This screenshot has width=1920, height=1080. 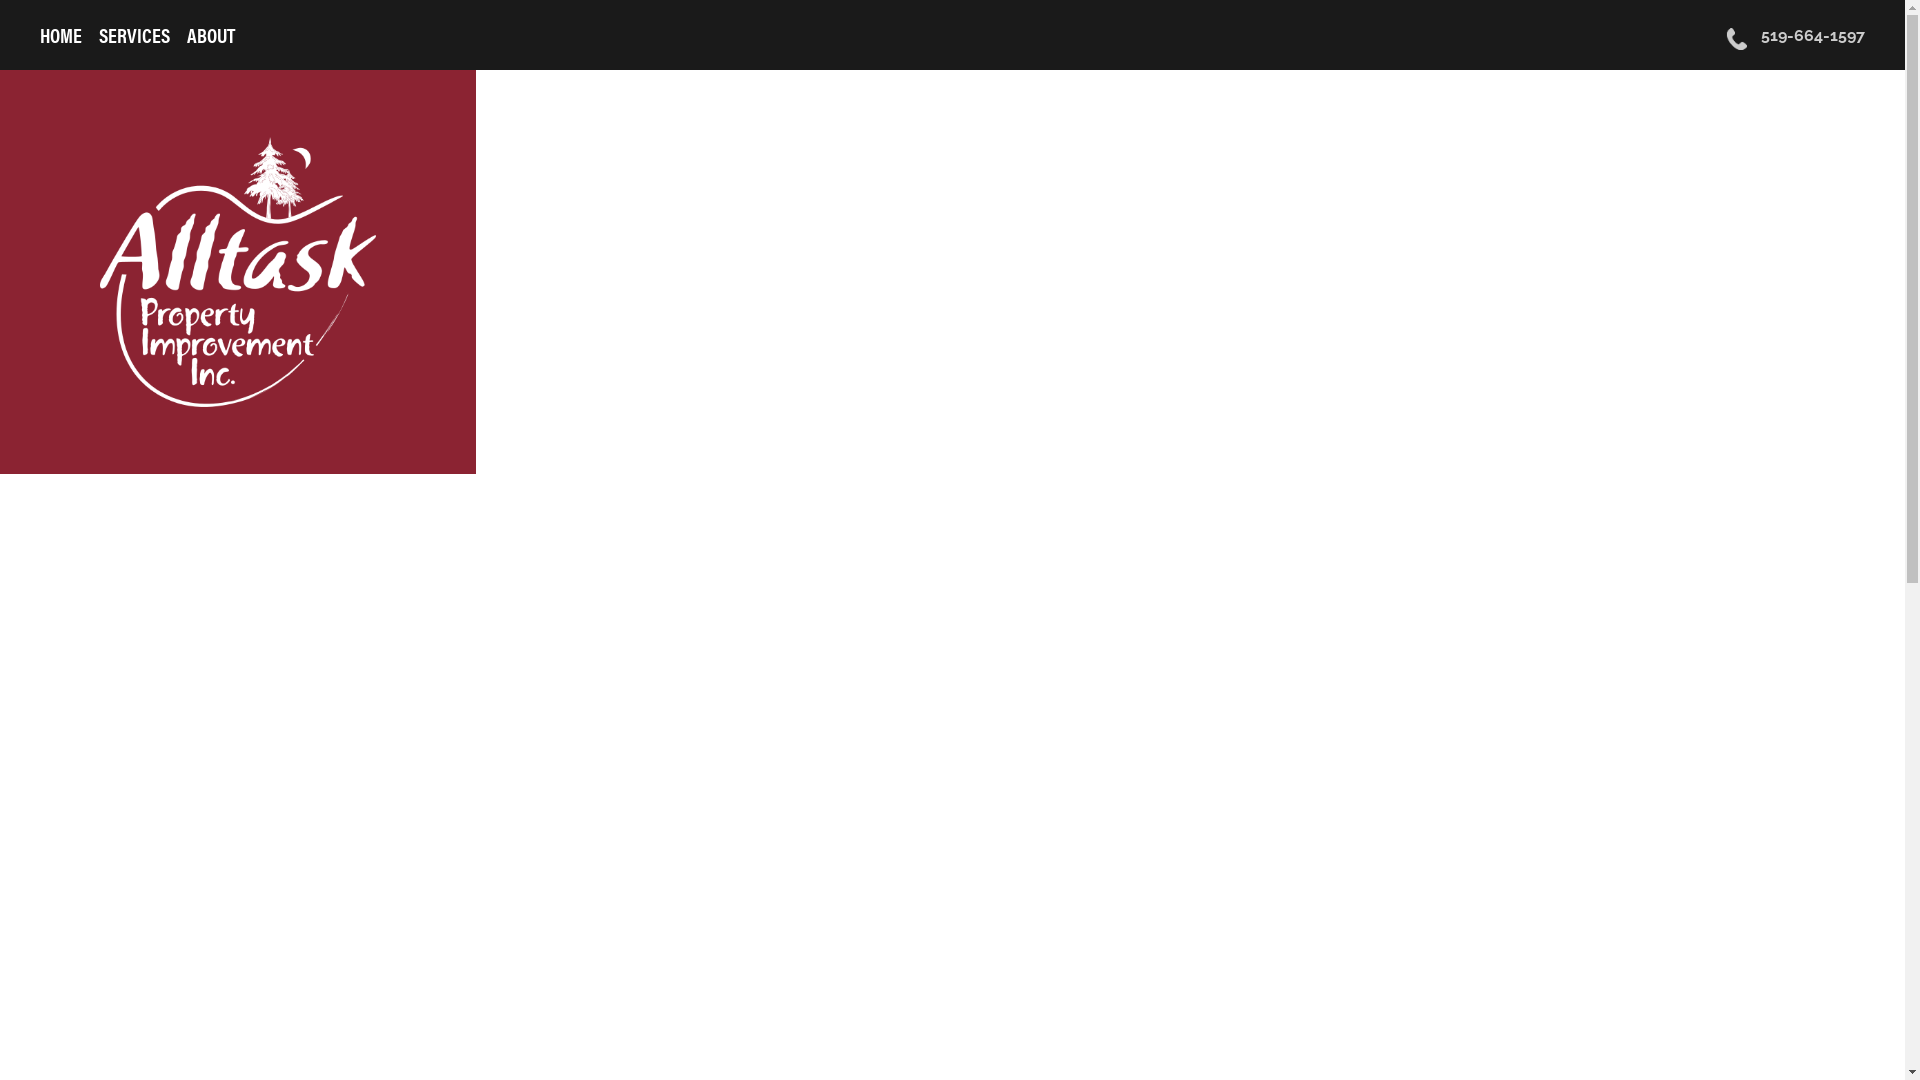 What do you see at coordinates (61, 34) in the screenshot?
I see `'HOME'` at bounding box center [61, 34].